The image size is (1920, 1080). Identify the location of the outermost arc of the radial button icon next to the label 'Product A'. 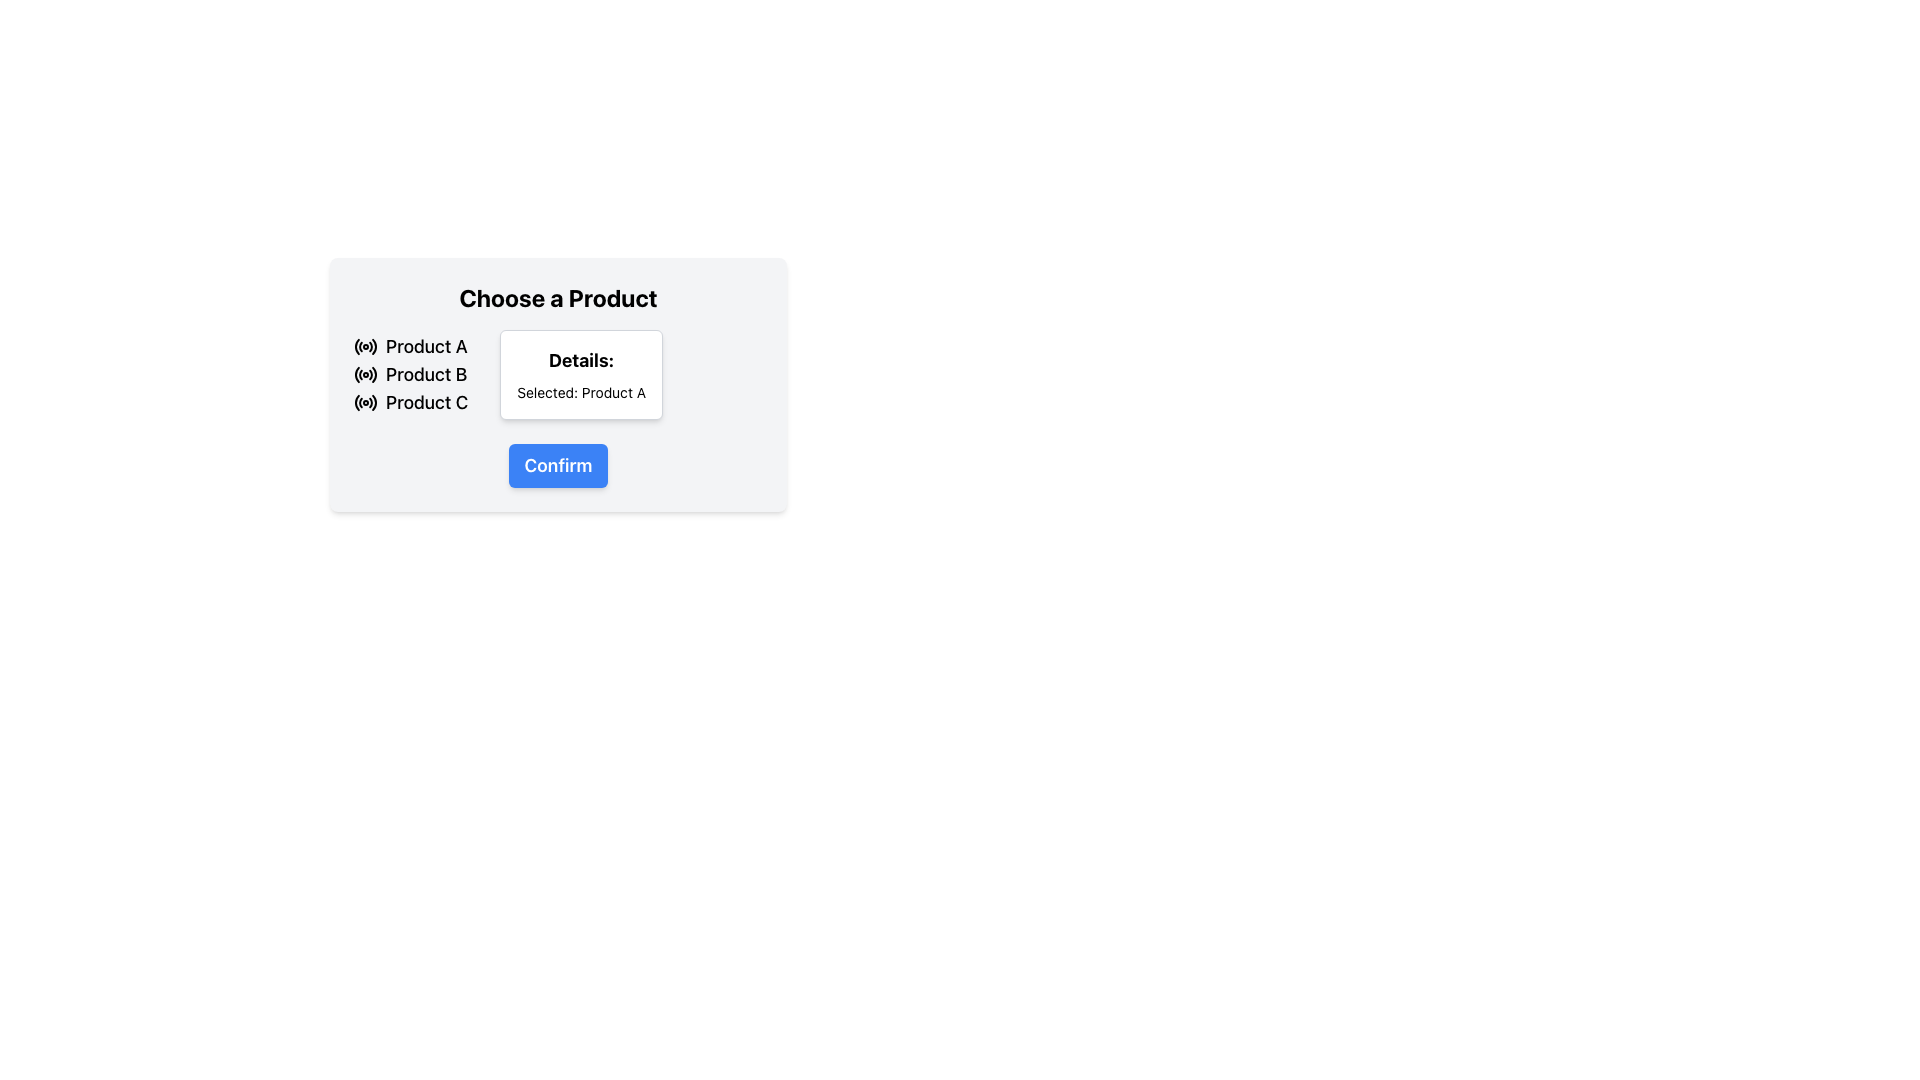
(374, 345).